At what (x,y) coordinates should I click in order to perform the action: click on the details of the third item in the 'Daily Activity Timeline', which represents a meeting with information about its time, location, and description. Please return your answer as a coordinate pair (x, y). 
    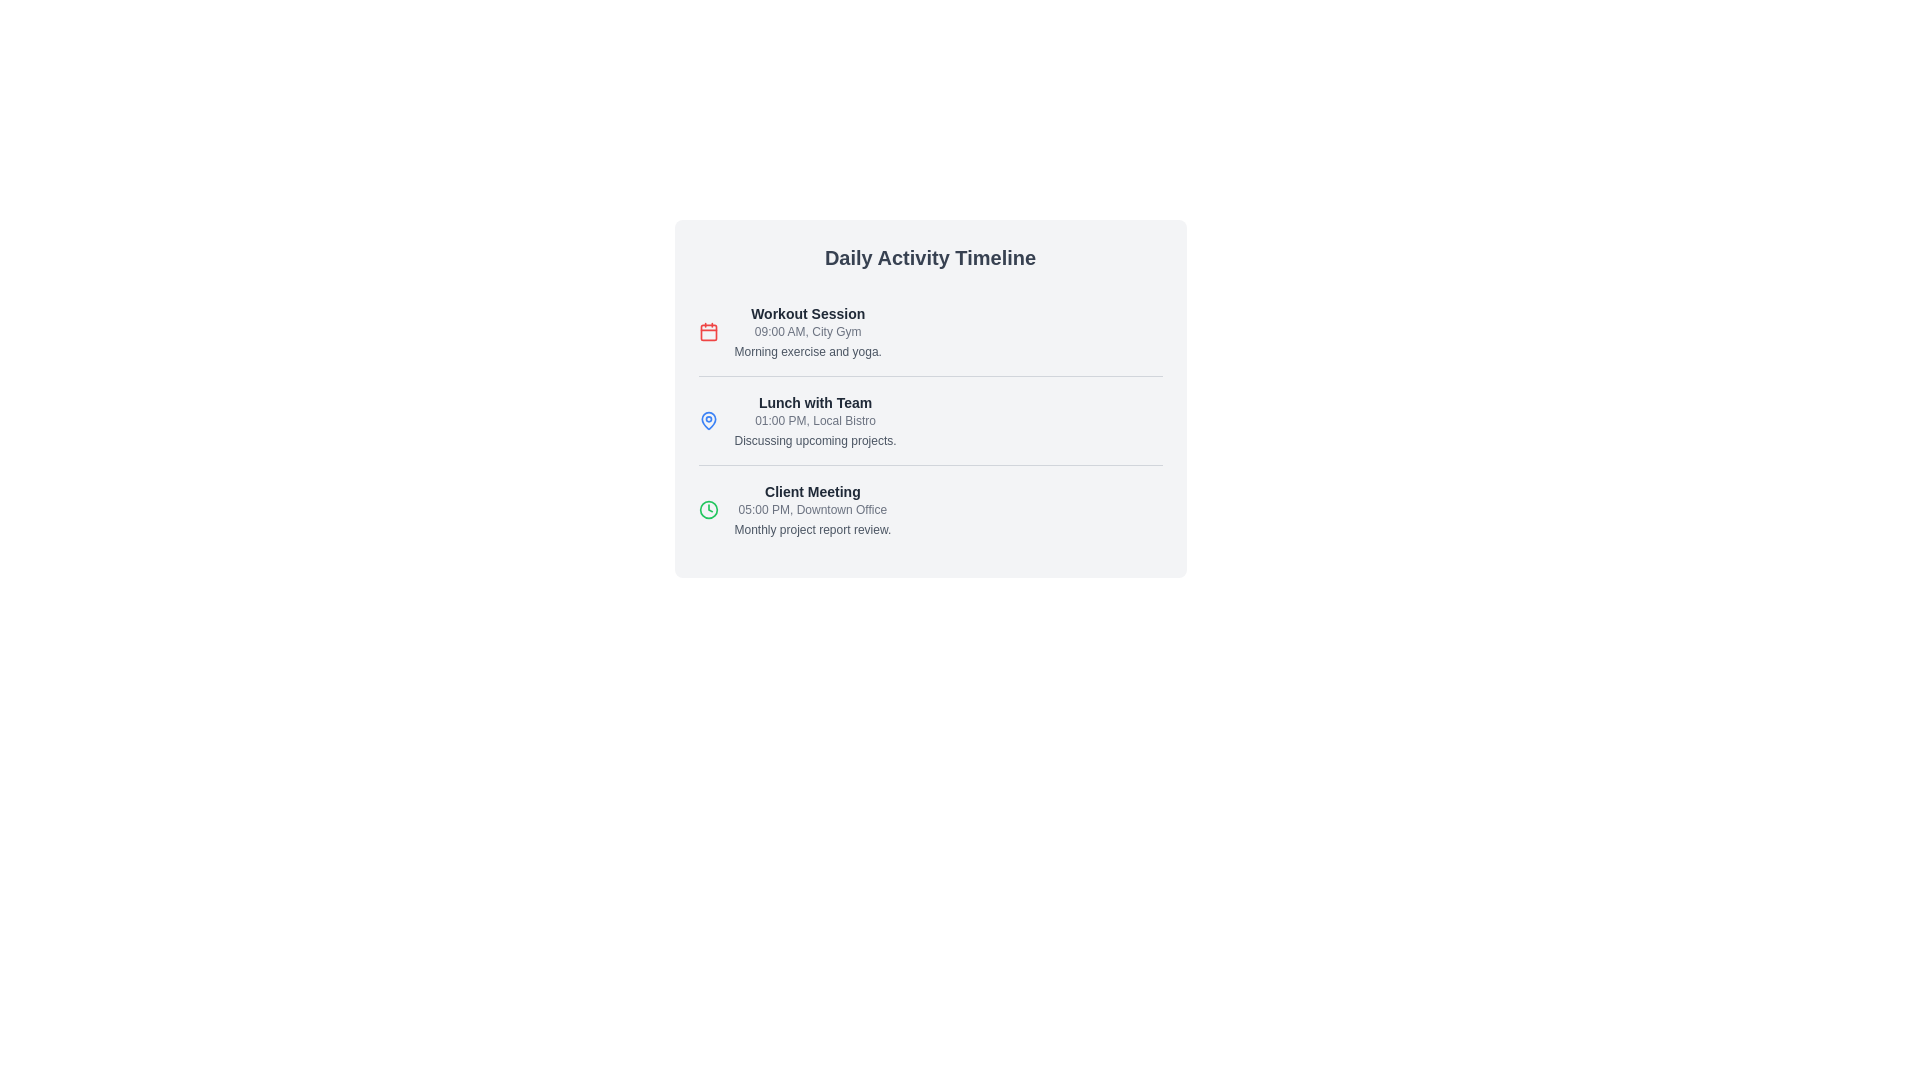
    Looking at the image, I should click on (929, 508).